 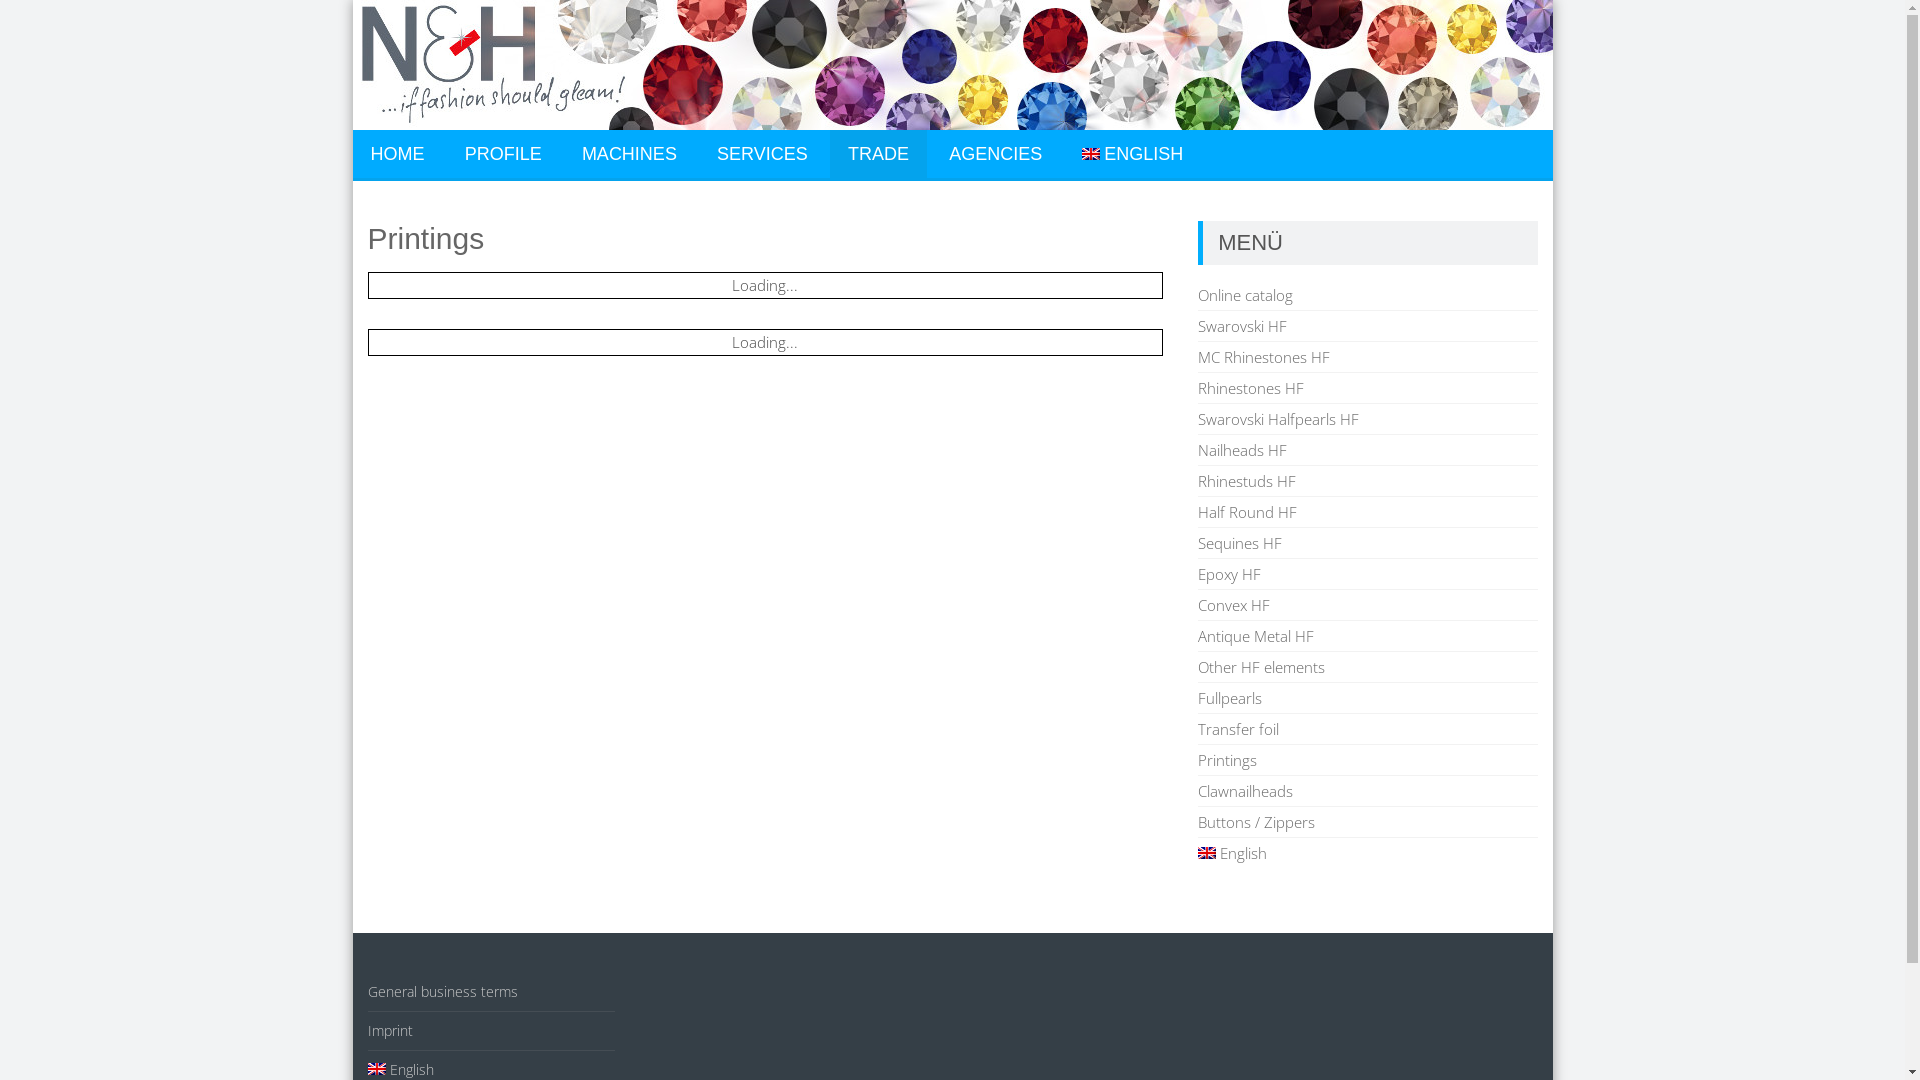 What do you see at coordinates (1198, 294) in the screenshot?
I see `'Online catalog'` at bounding box center [1198, 294].